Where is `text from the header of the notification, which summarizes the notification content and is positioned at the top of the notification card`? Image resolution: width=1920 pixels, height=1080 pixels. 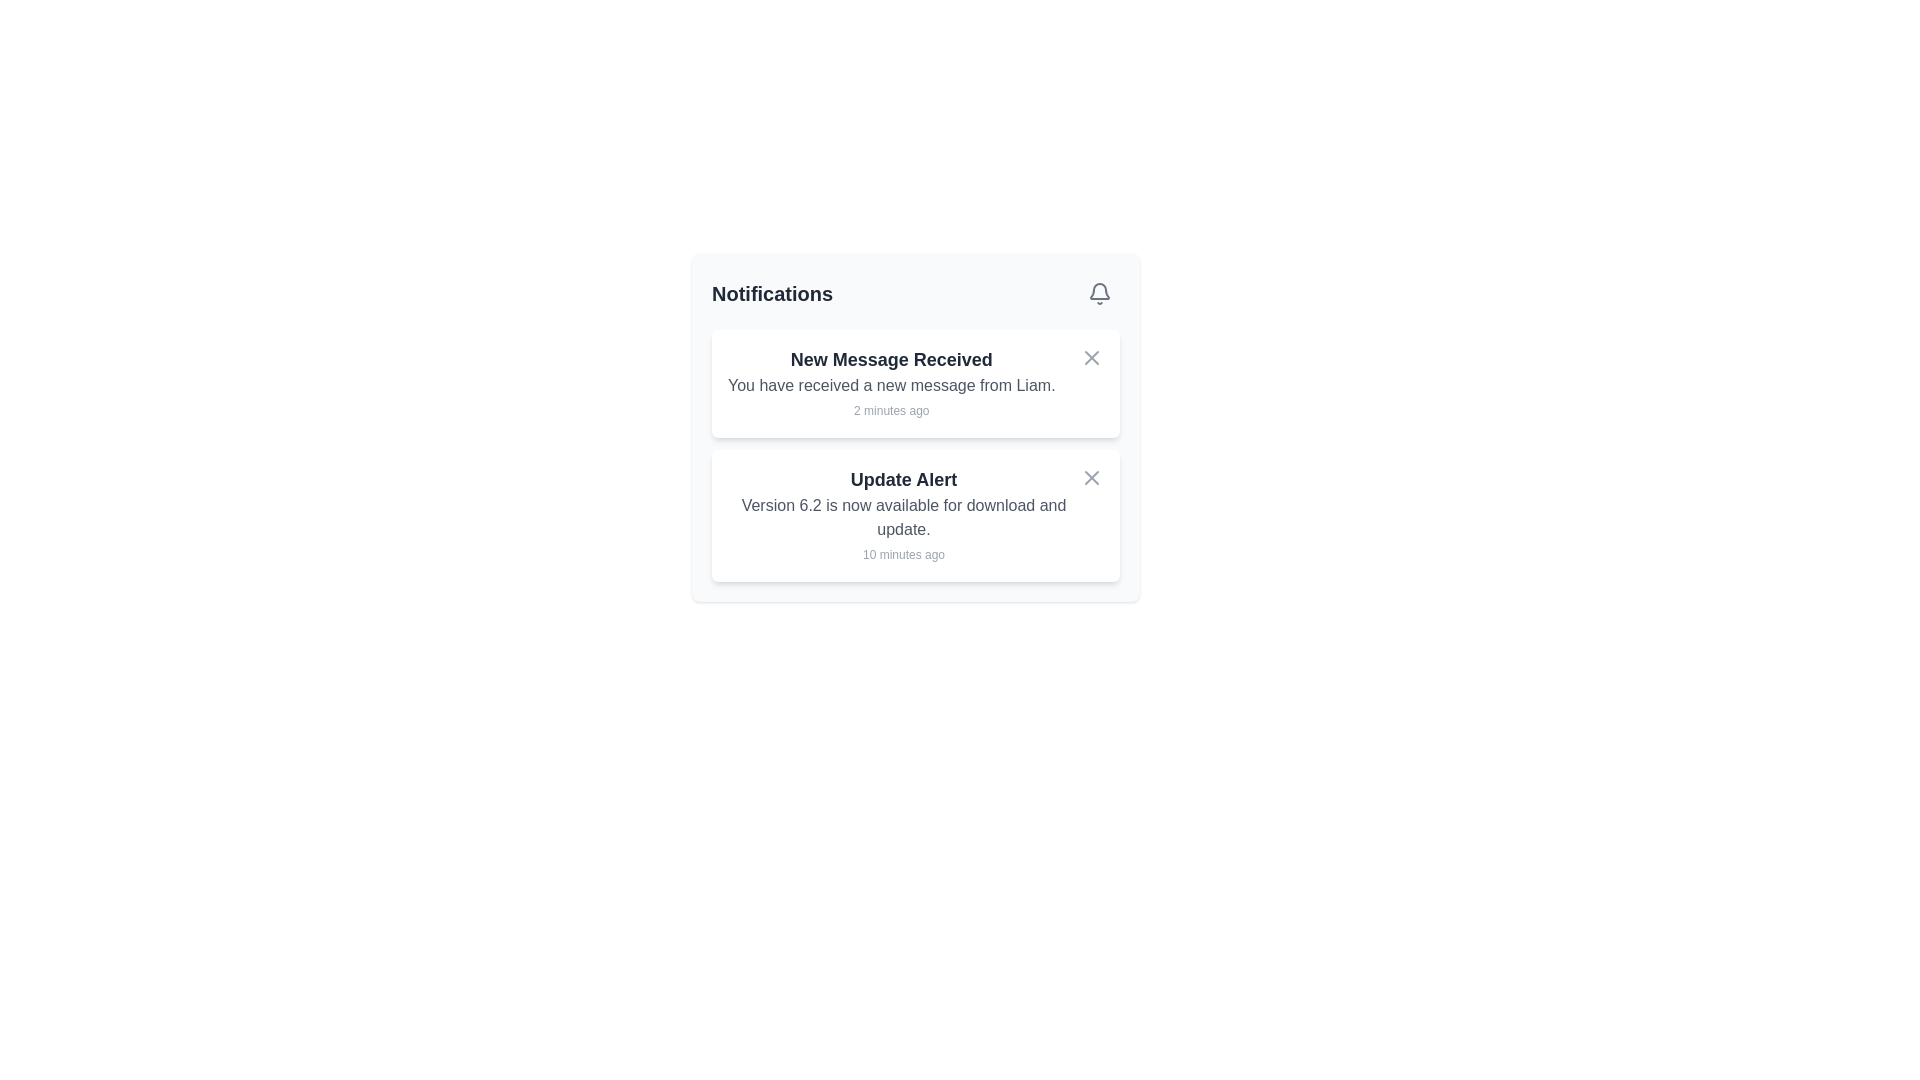 text from the header of the notification, which summarizes the notification content and is positioned at the top of the notification card is located at coordinates (890, 358).